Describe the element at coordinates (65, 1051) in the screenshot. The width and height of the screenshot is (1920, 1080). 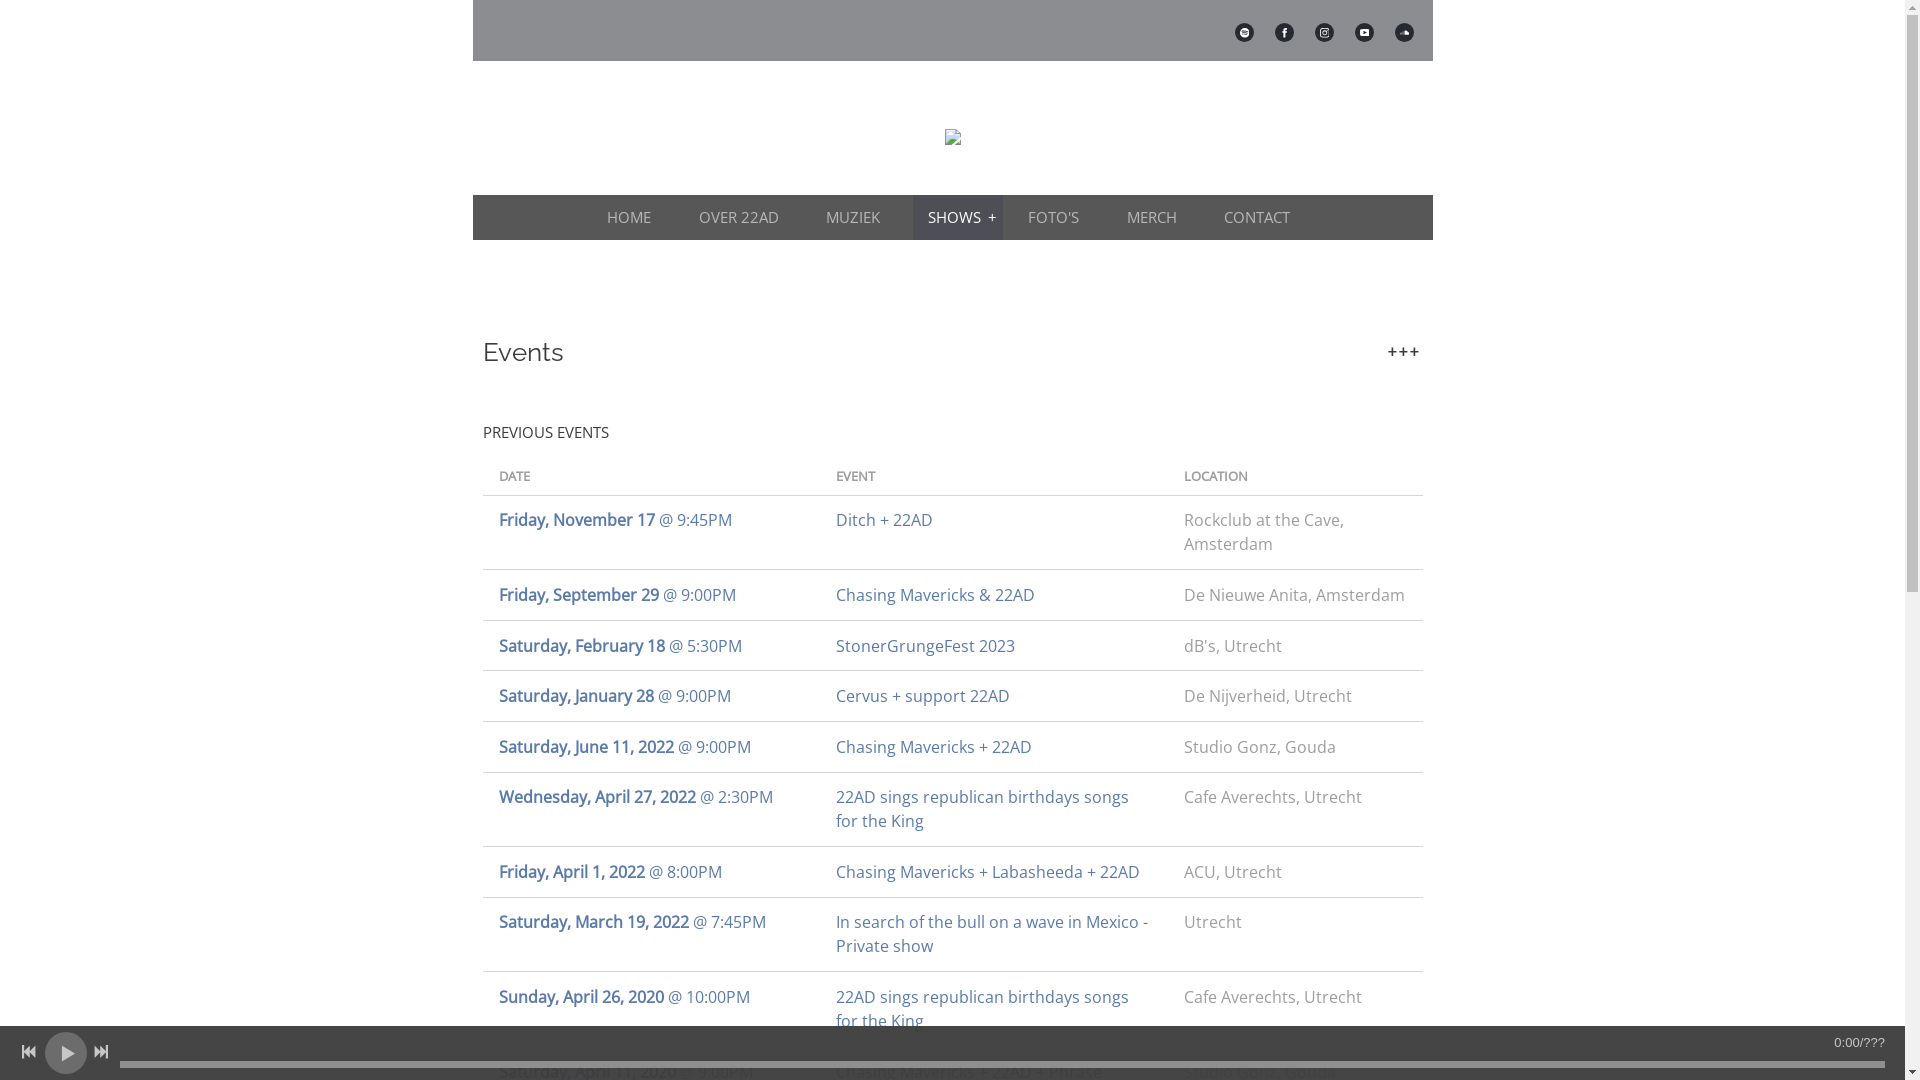
I see `'Play'` at that location.